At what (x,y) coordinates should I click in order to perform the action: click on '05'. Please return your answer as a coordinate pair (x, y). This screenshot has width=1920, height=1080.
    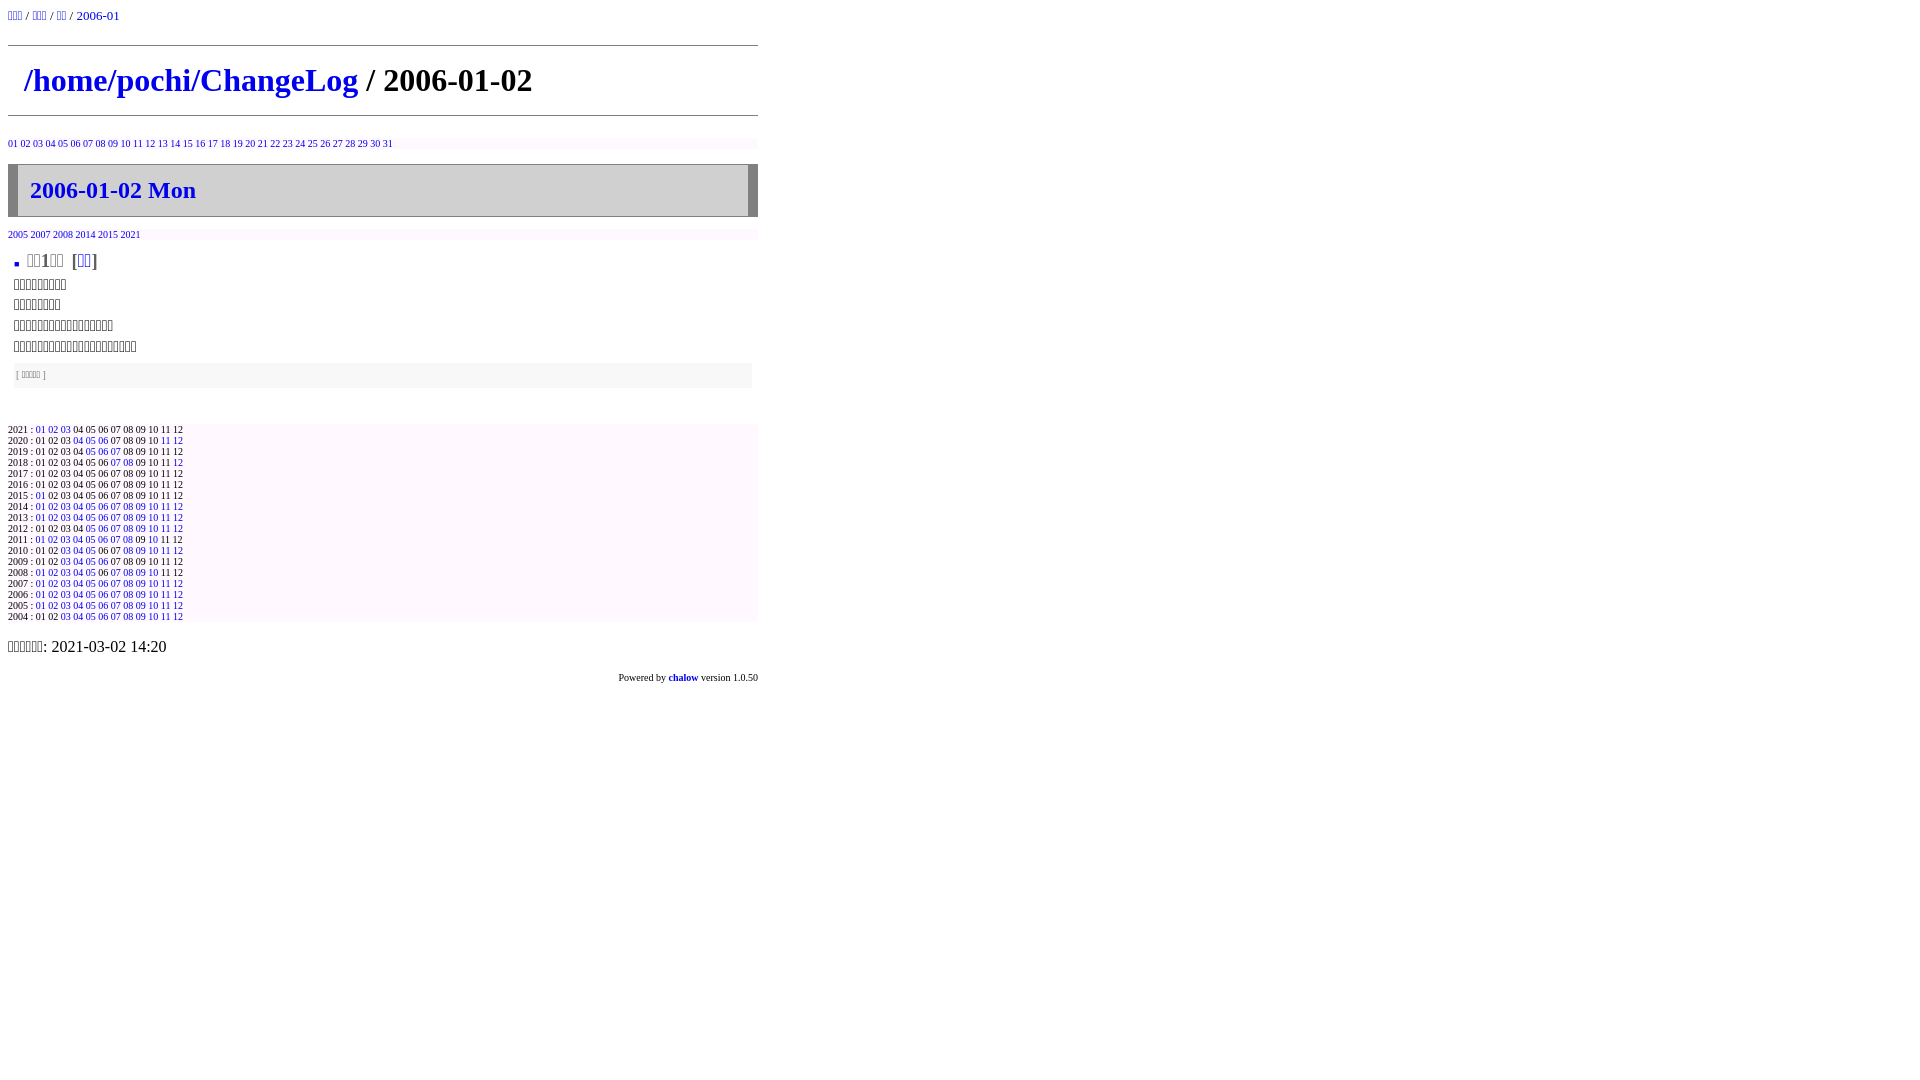
    Looking at the image, I should click on (90, 505).